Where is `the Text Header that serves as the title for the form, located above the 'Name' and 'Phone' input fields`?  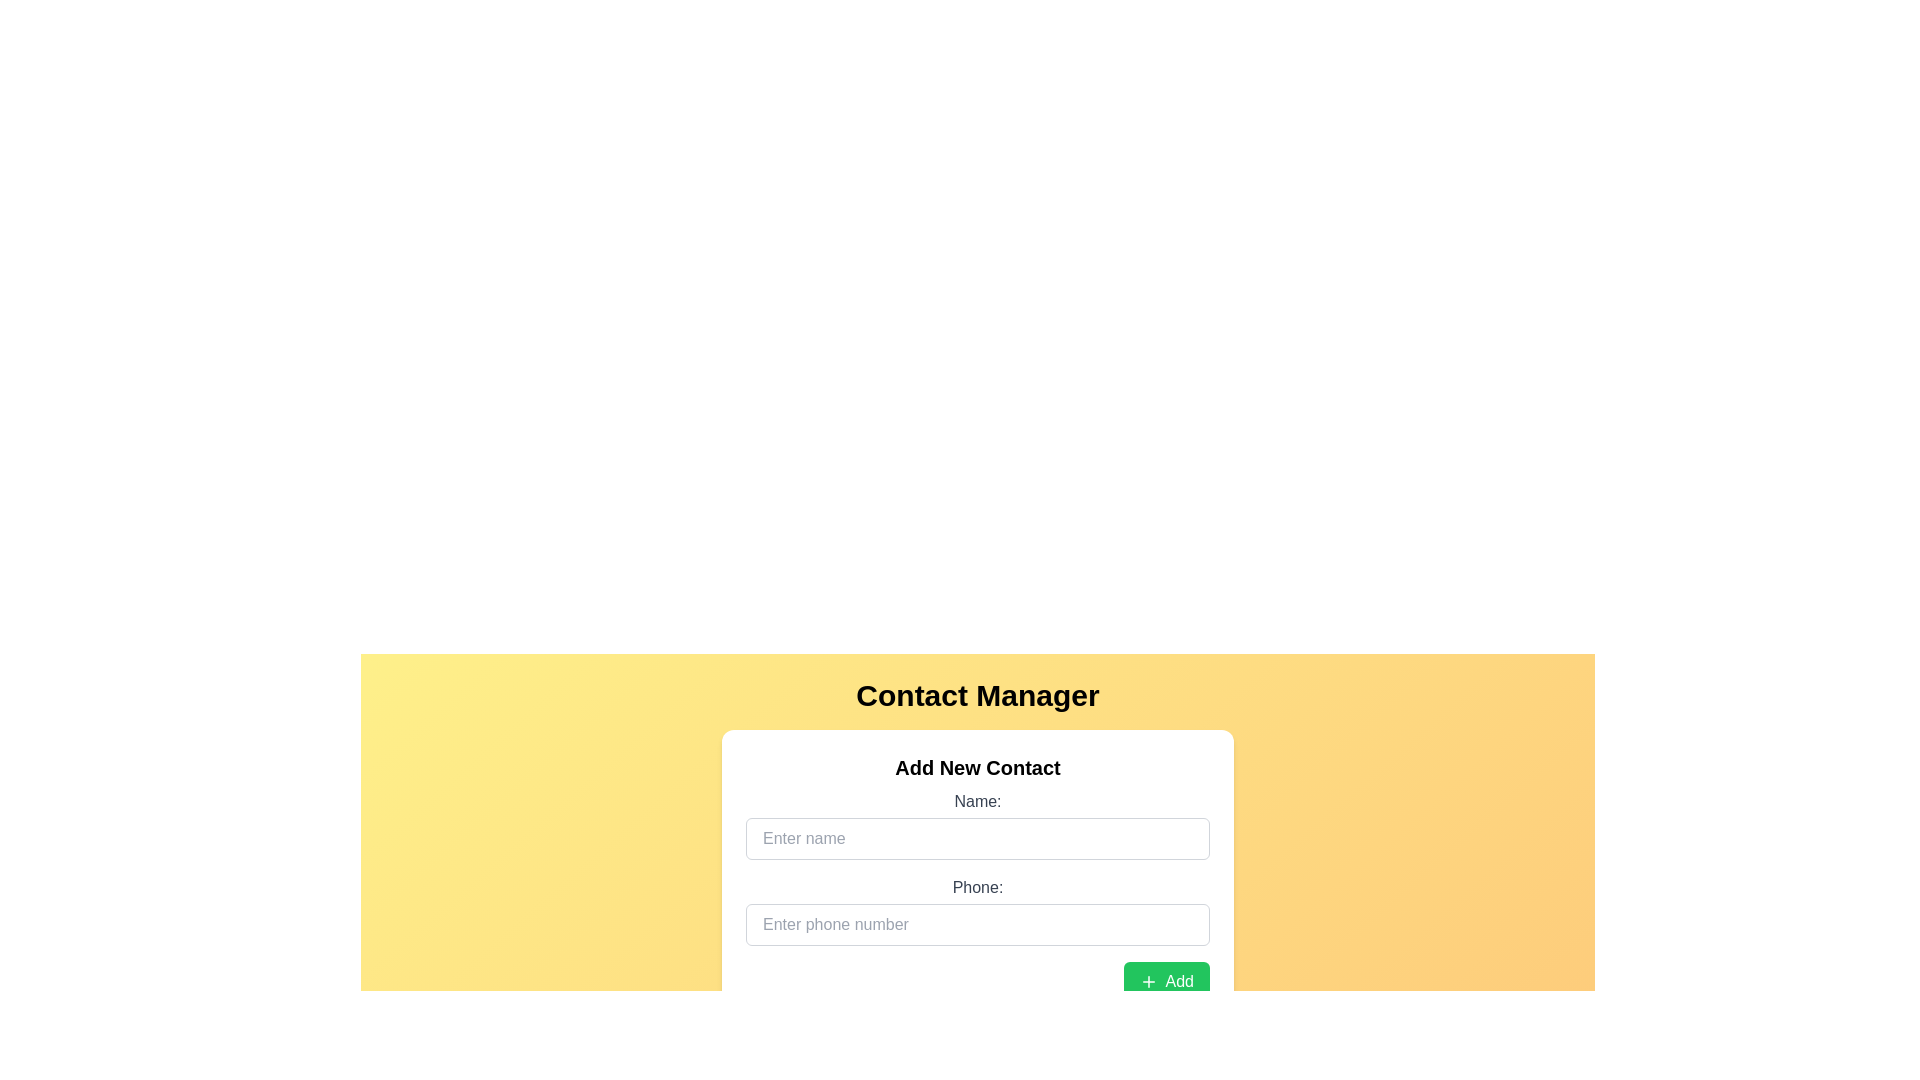 the Text Header that serves as the title for the form, located above the 'Name' and 'Phone' input fields is located at coordinates (978, 766).